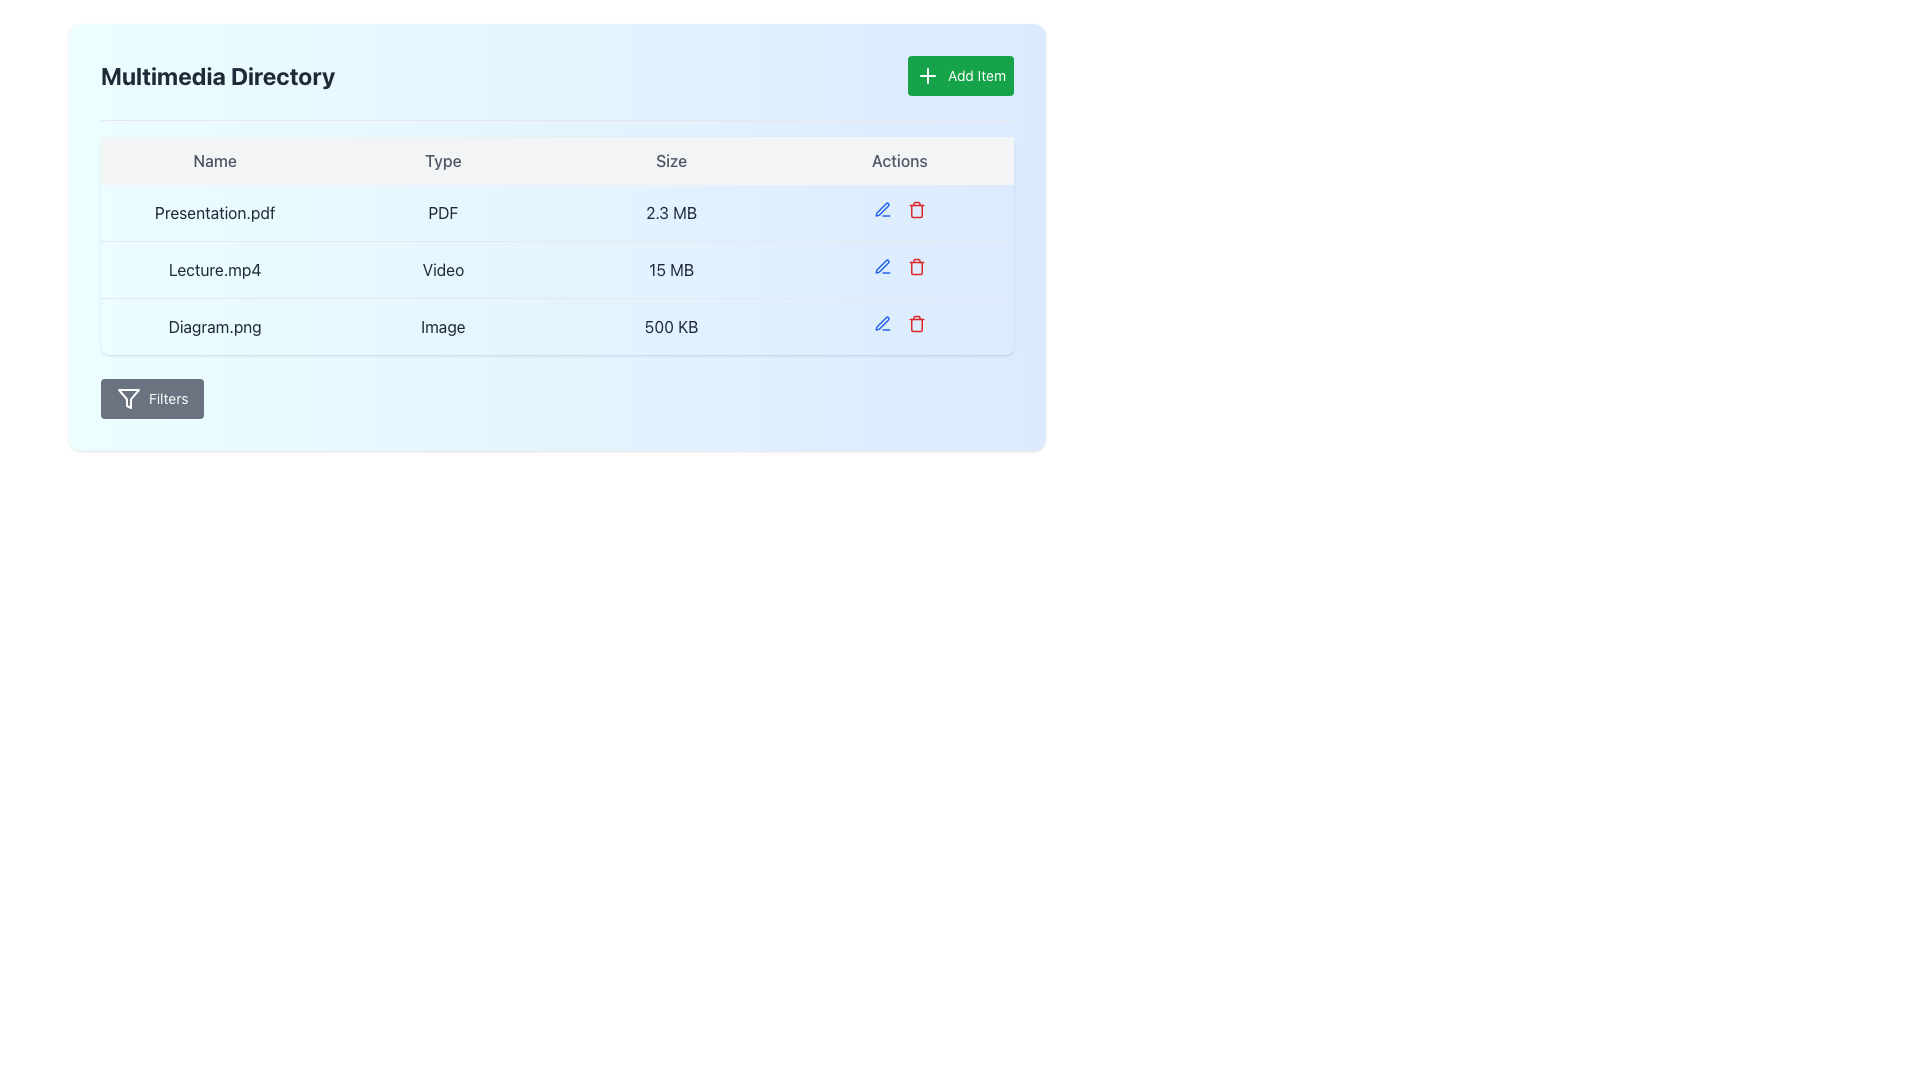 This screenshot has height=1080, width=1920. Describe the element at coordinates (671, 270) in the screenshot. I see `the text displaying the size of the file 'Lecture.mp4' in the multimedia directory table, specifically located in the third column of its row` at that location.